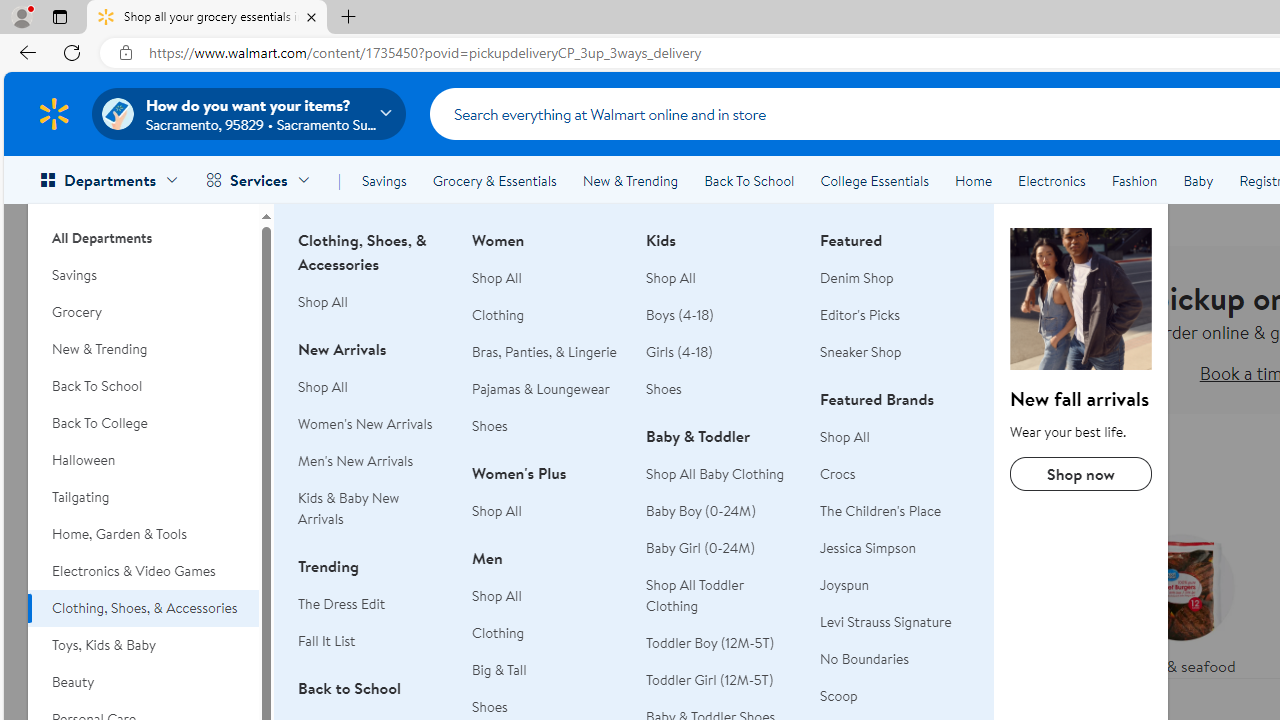  Describe the element at coordinates (1079, 474) in the screenshot. I see `'Shop now'` at that location.